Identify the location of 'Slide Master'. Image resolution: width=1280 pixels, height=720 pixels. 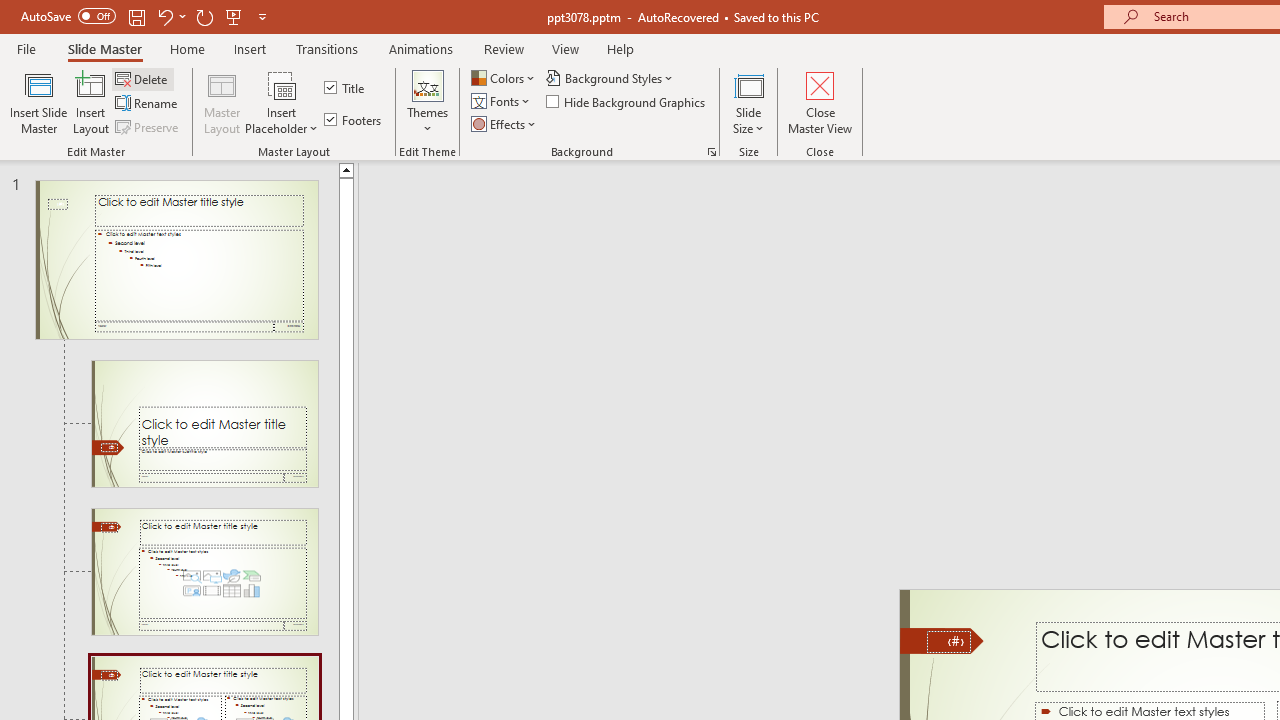
(103, 48).